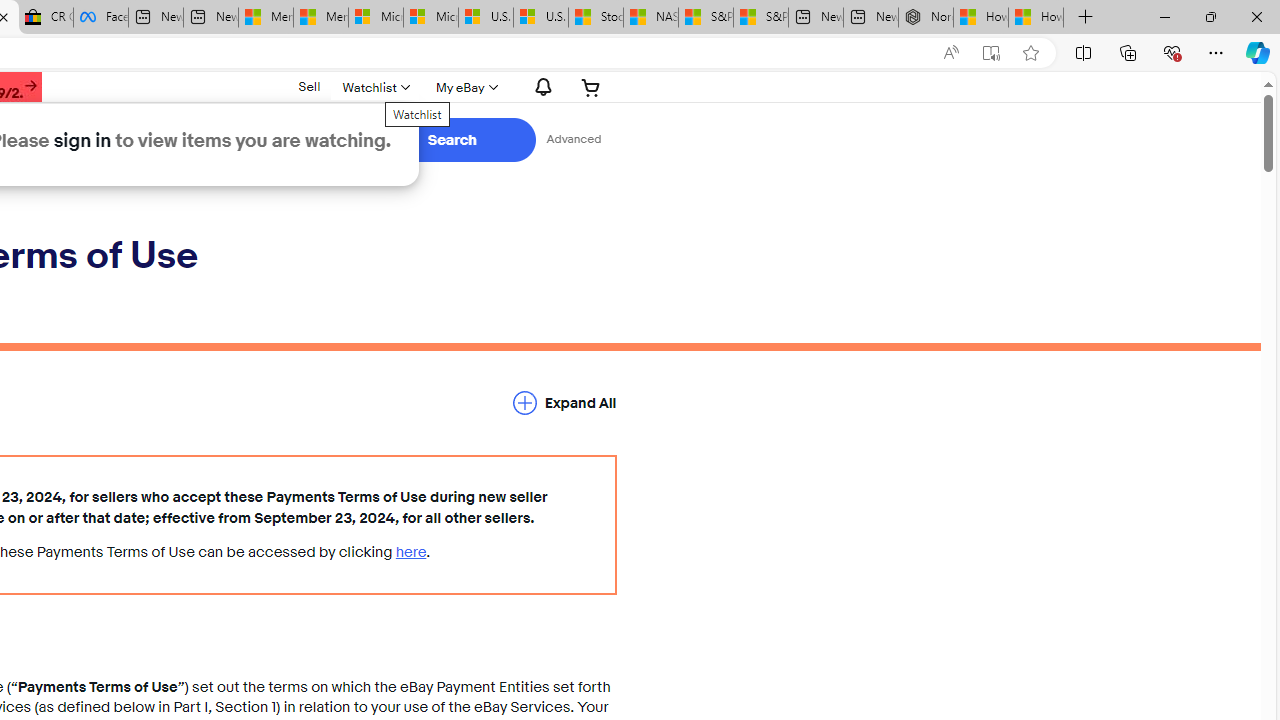  Describe the element at coordinates (759, 17) in the screenshot. I see `'S&P 500, Nasdaq end lower, weighed by Nvidia dip | Watch'` at that location.